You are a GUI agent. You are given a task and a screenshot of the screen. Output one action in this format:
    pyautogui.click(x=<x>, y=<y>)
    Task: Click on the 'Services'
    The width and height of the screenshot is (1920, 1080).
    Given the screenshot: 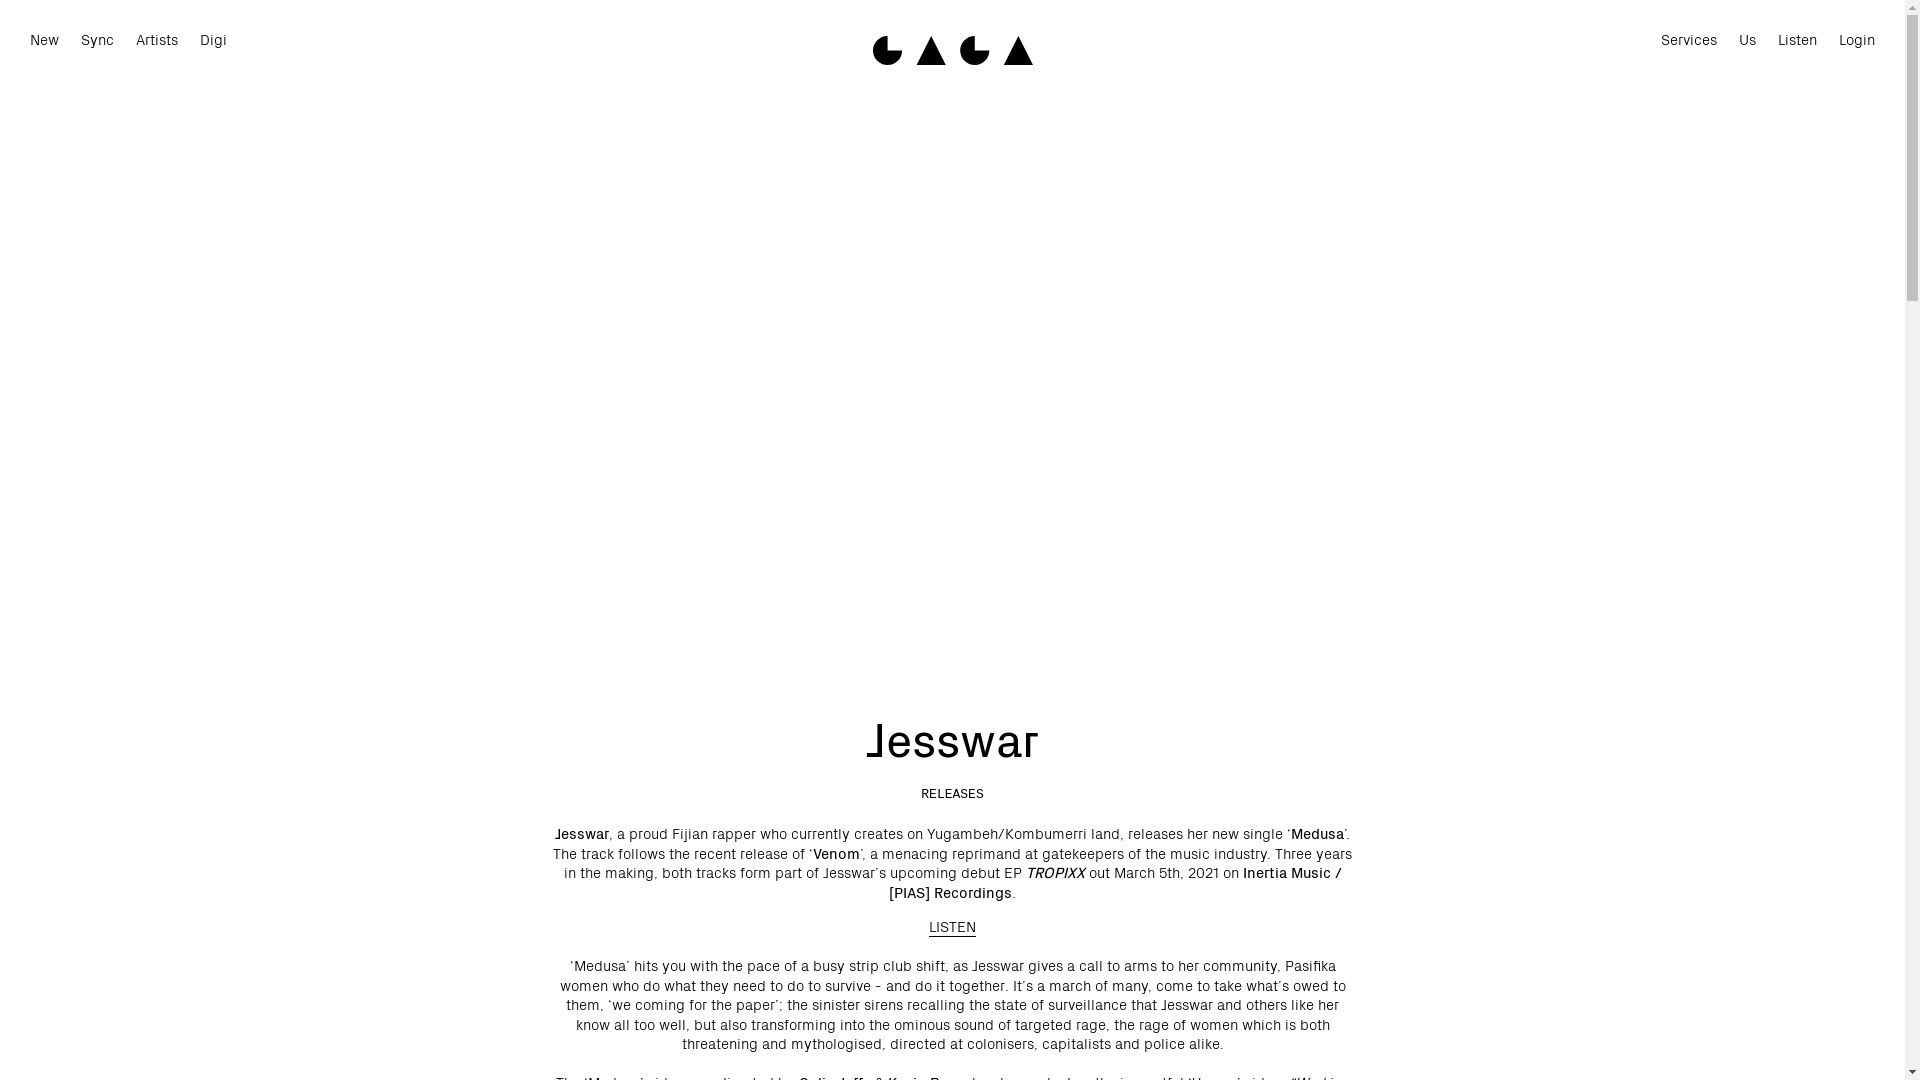 What is the action you would take?
    pyautogui.click(x=1688, y=40)
    